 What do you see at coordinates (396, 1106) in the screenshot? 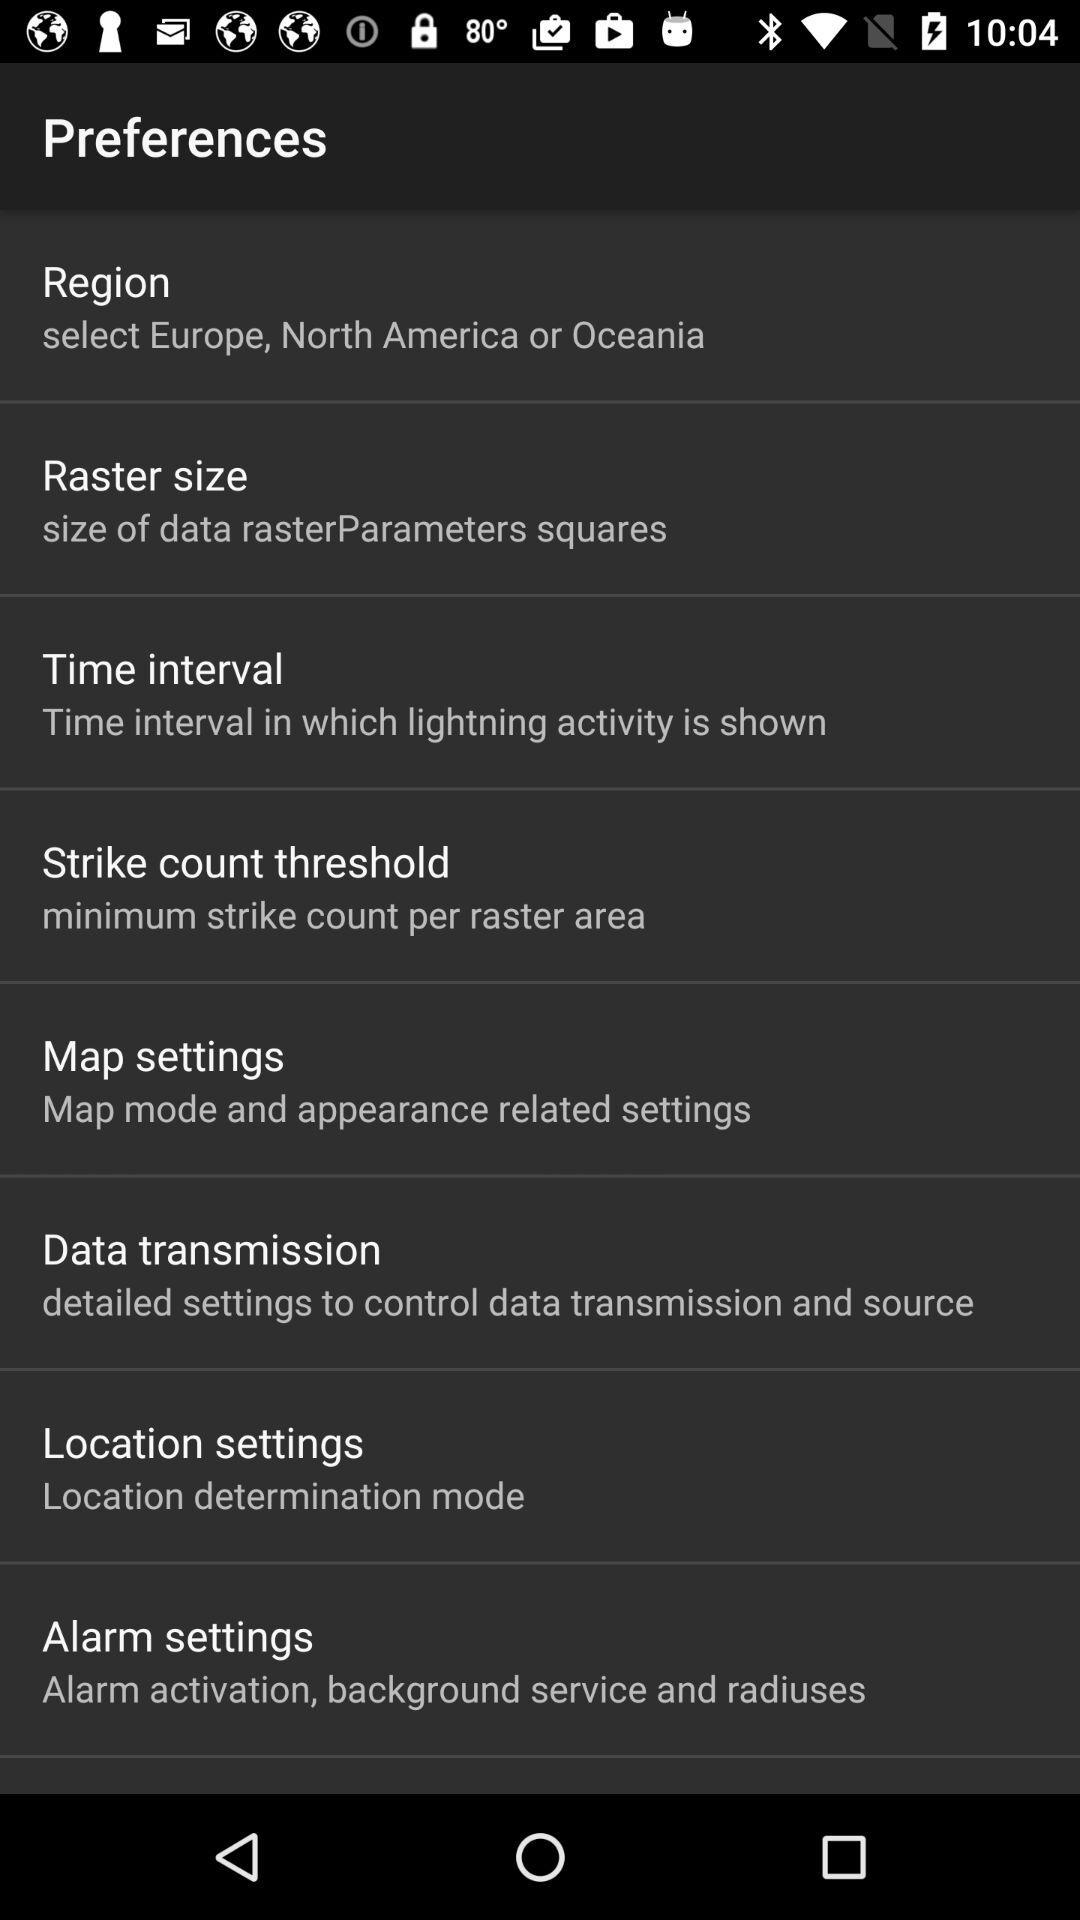
I see `map mode and app` at bounding box center [396, 1106].